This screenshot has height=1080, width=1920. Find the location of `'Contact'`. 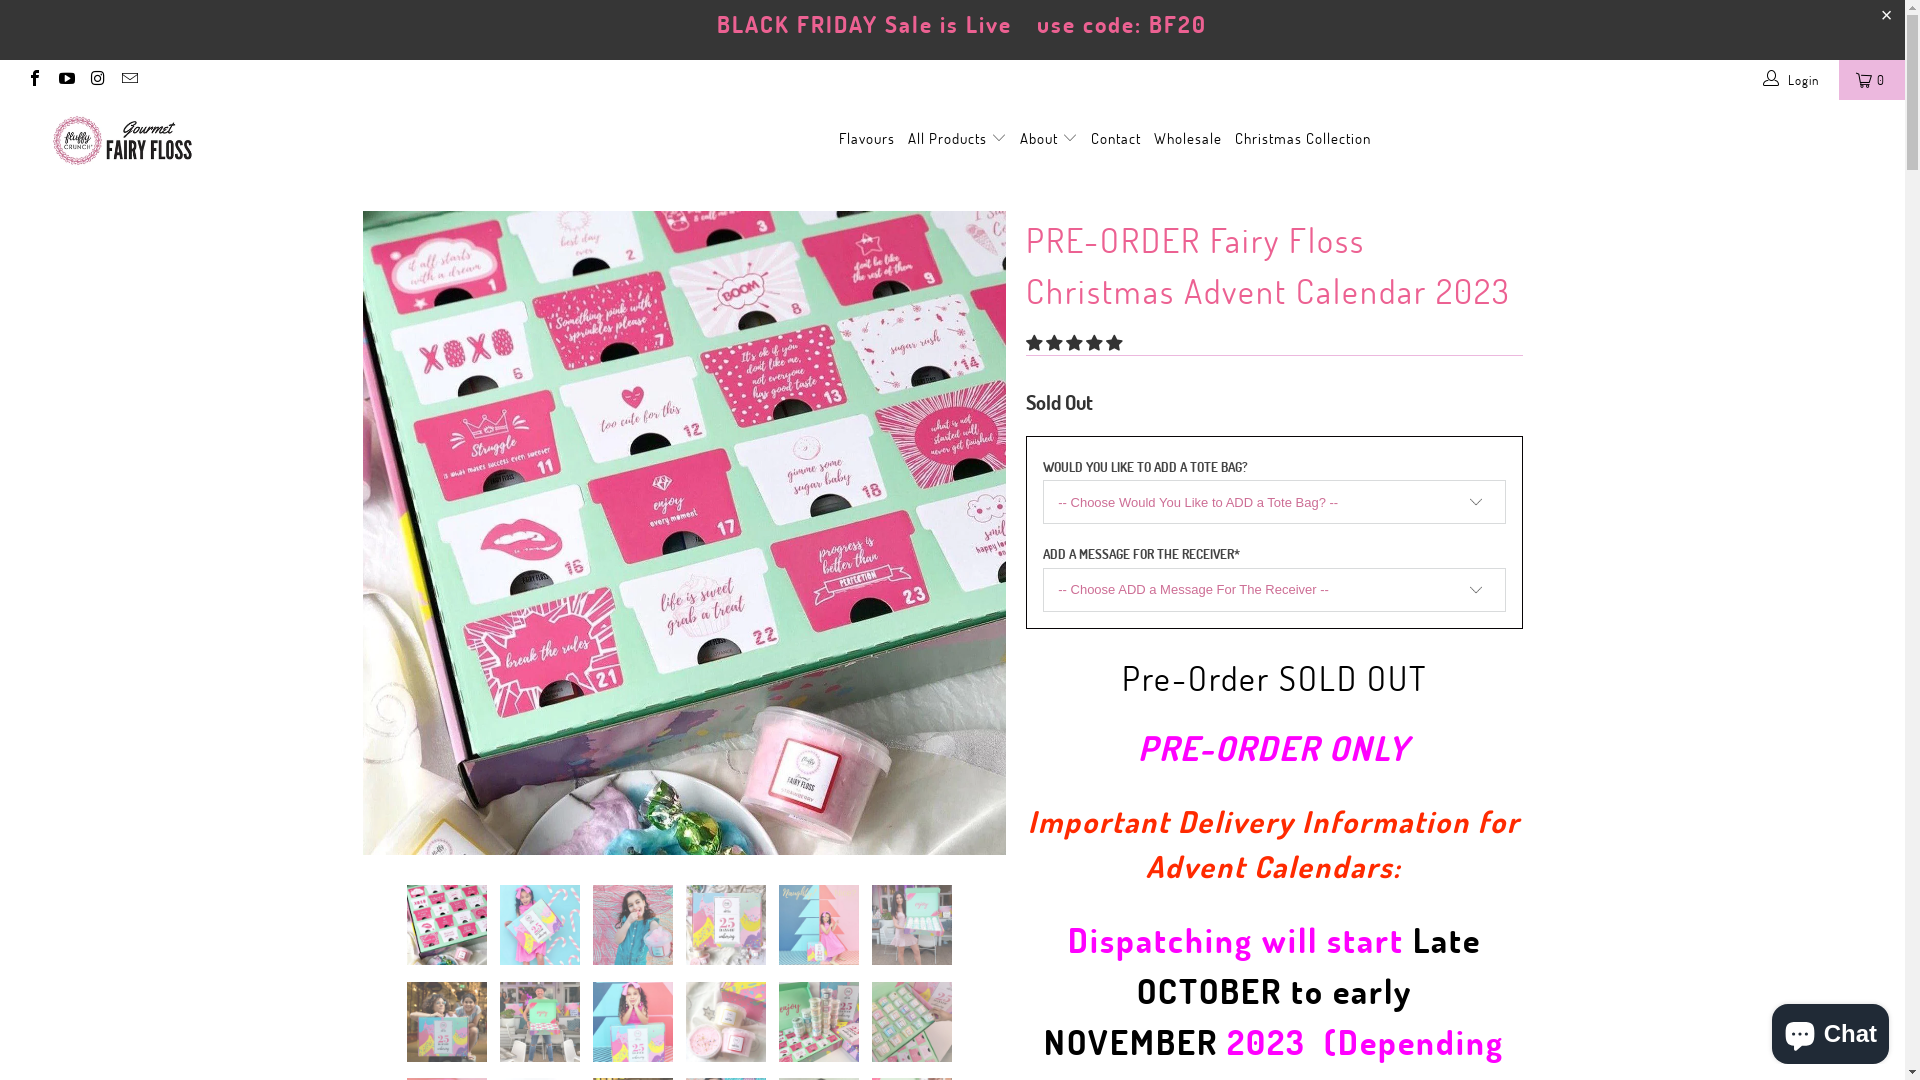

'Contact' is located at coordinates (1089, 138).